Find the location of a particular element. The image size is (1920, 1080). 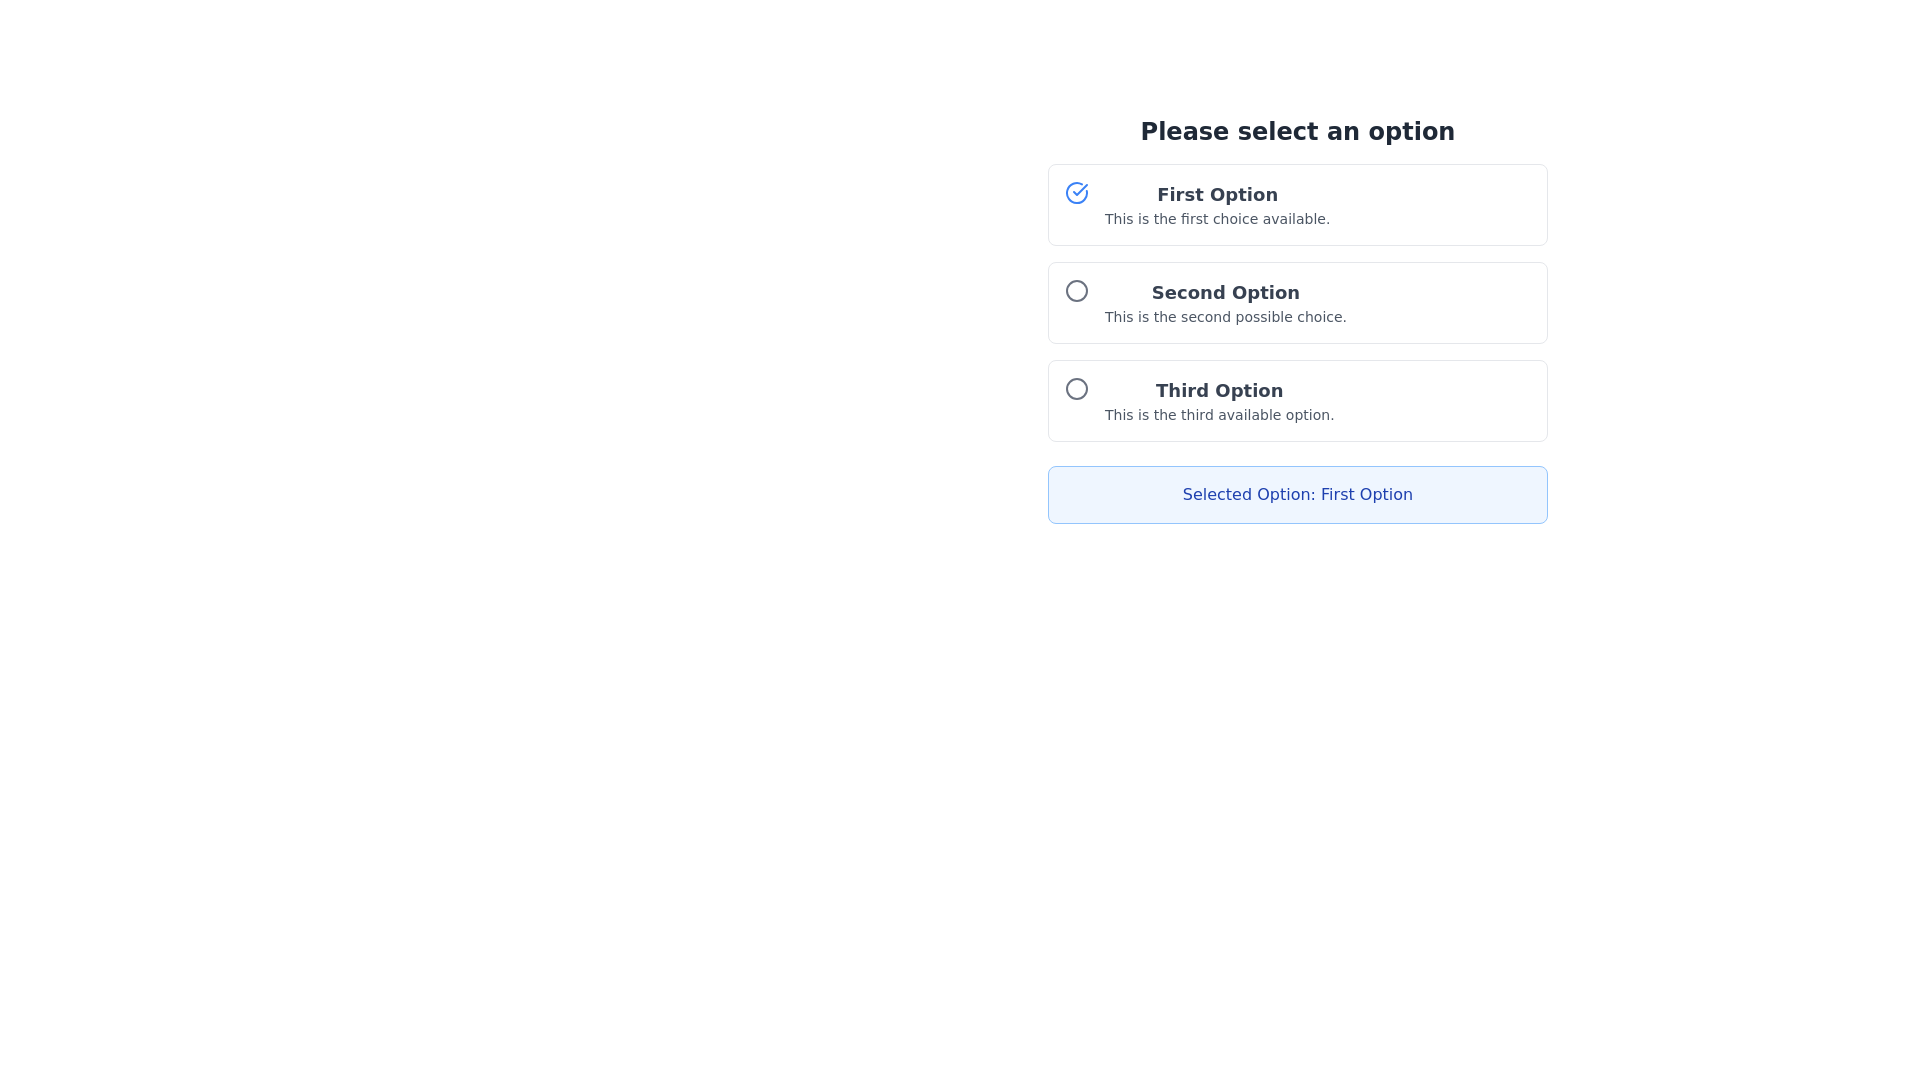

the text label that serves as a title or instruction for the user, located at the top of the vertically structured layout is located at coordinates (1297, 131).